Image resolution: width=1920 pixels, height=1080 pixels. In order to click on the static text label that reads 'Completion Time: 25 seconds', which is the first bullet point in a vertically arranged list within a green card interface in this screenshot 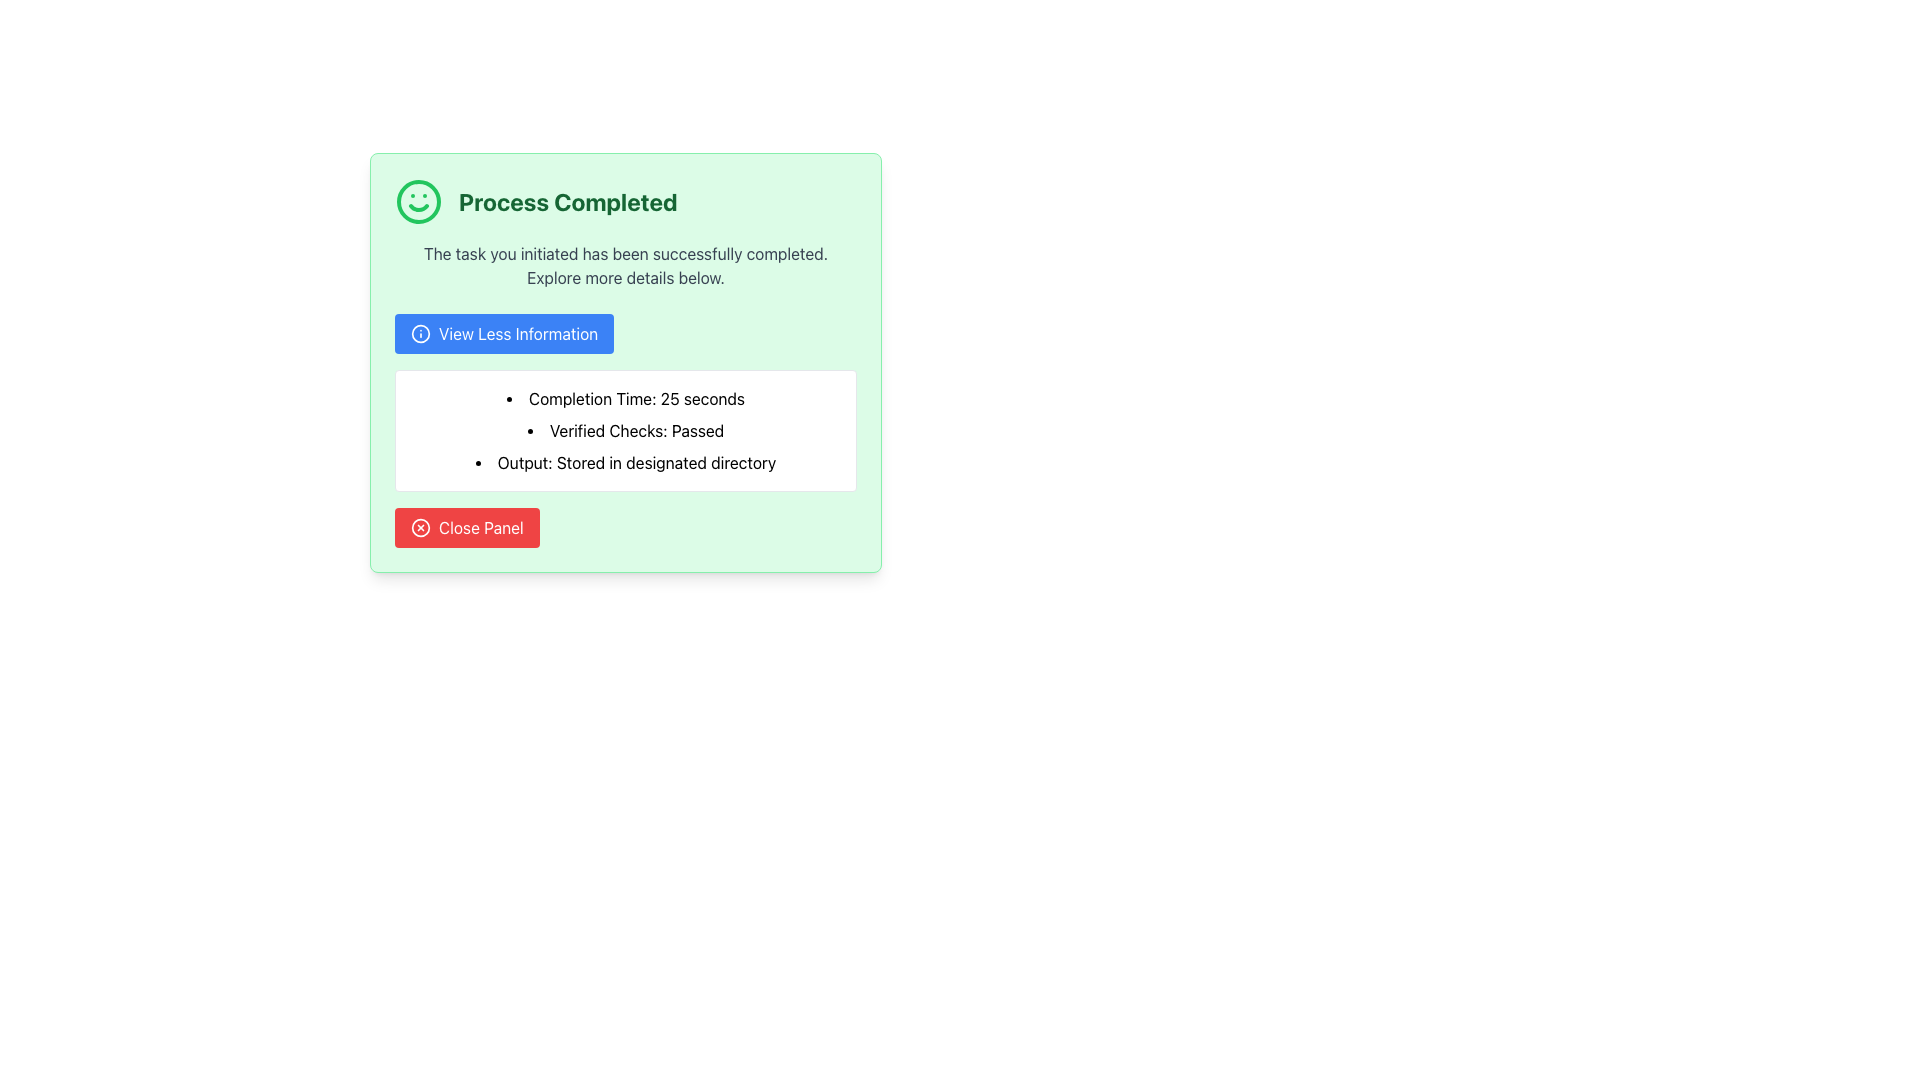, I will do `click(624, 398)`.